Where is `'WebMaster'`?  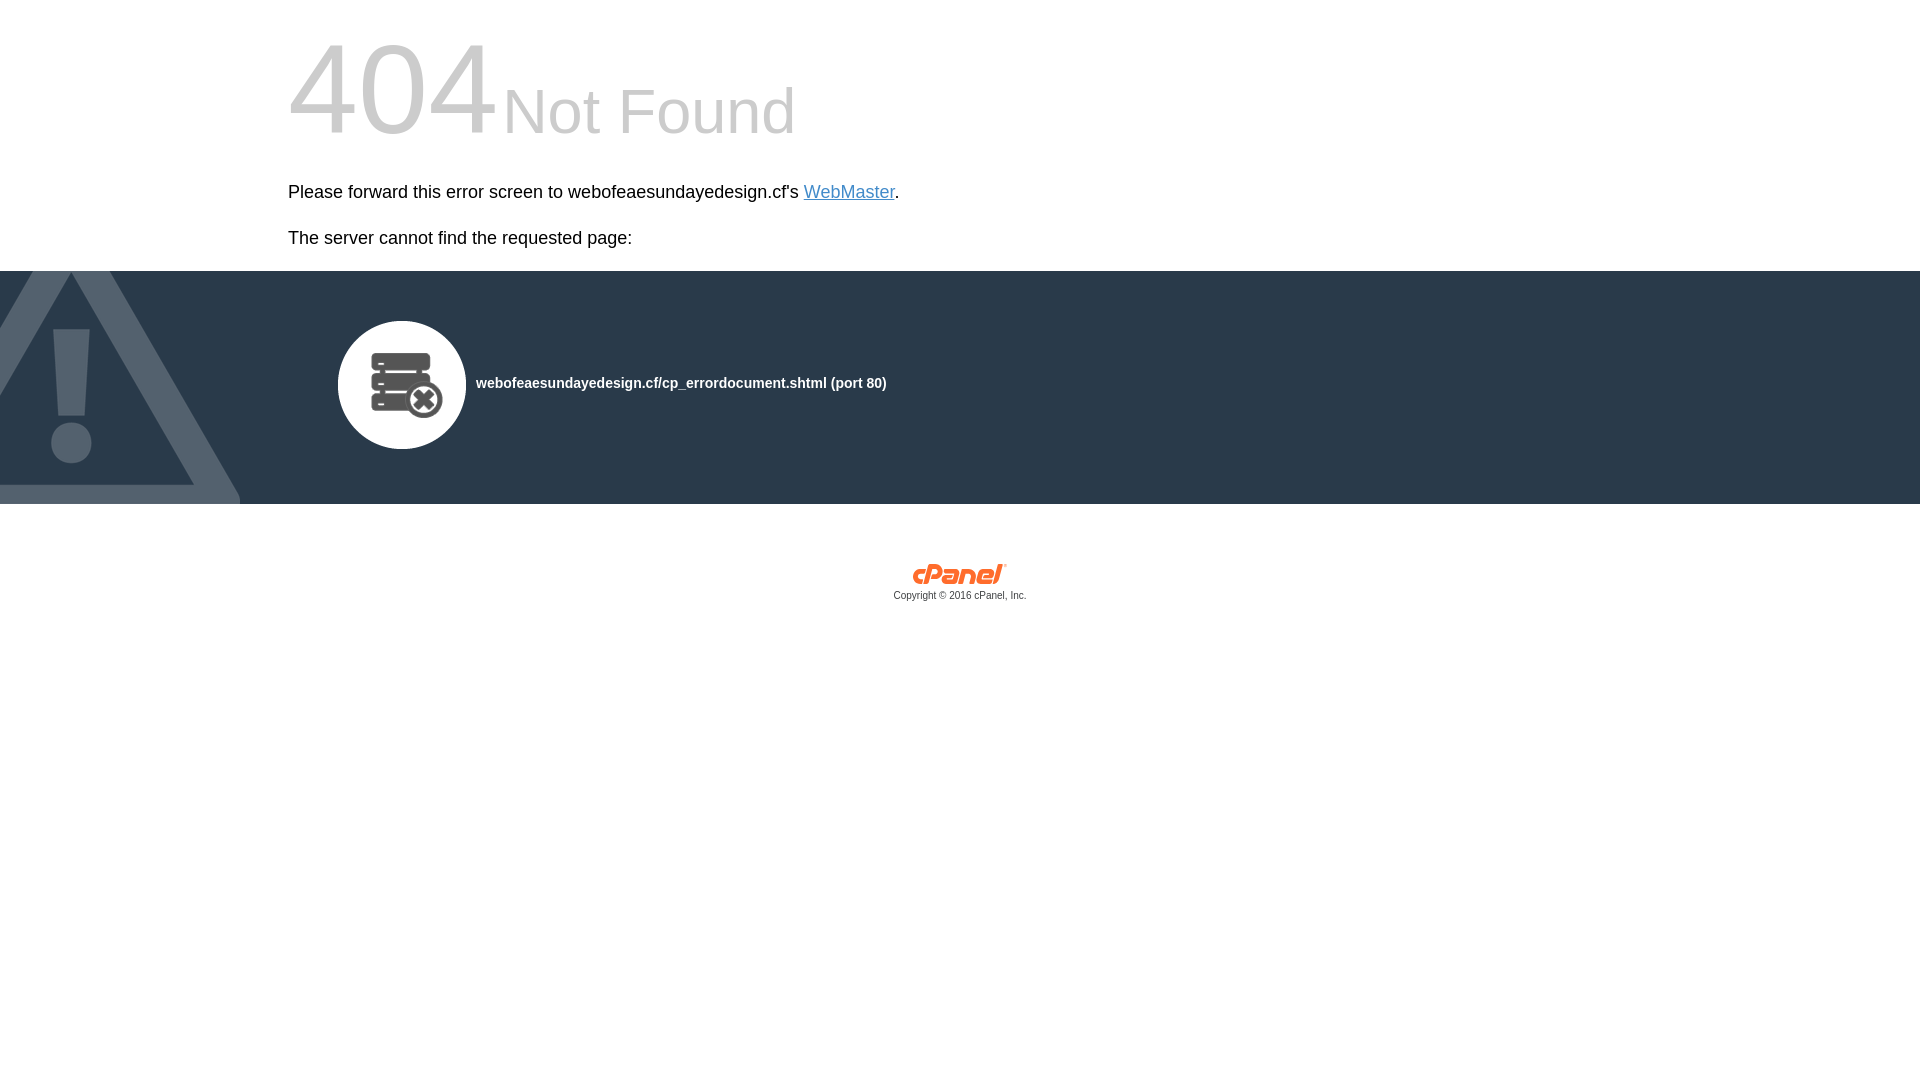 'WebMaster' is located at coordinates (849, 192).